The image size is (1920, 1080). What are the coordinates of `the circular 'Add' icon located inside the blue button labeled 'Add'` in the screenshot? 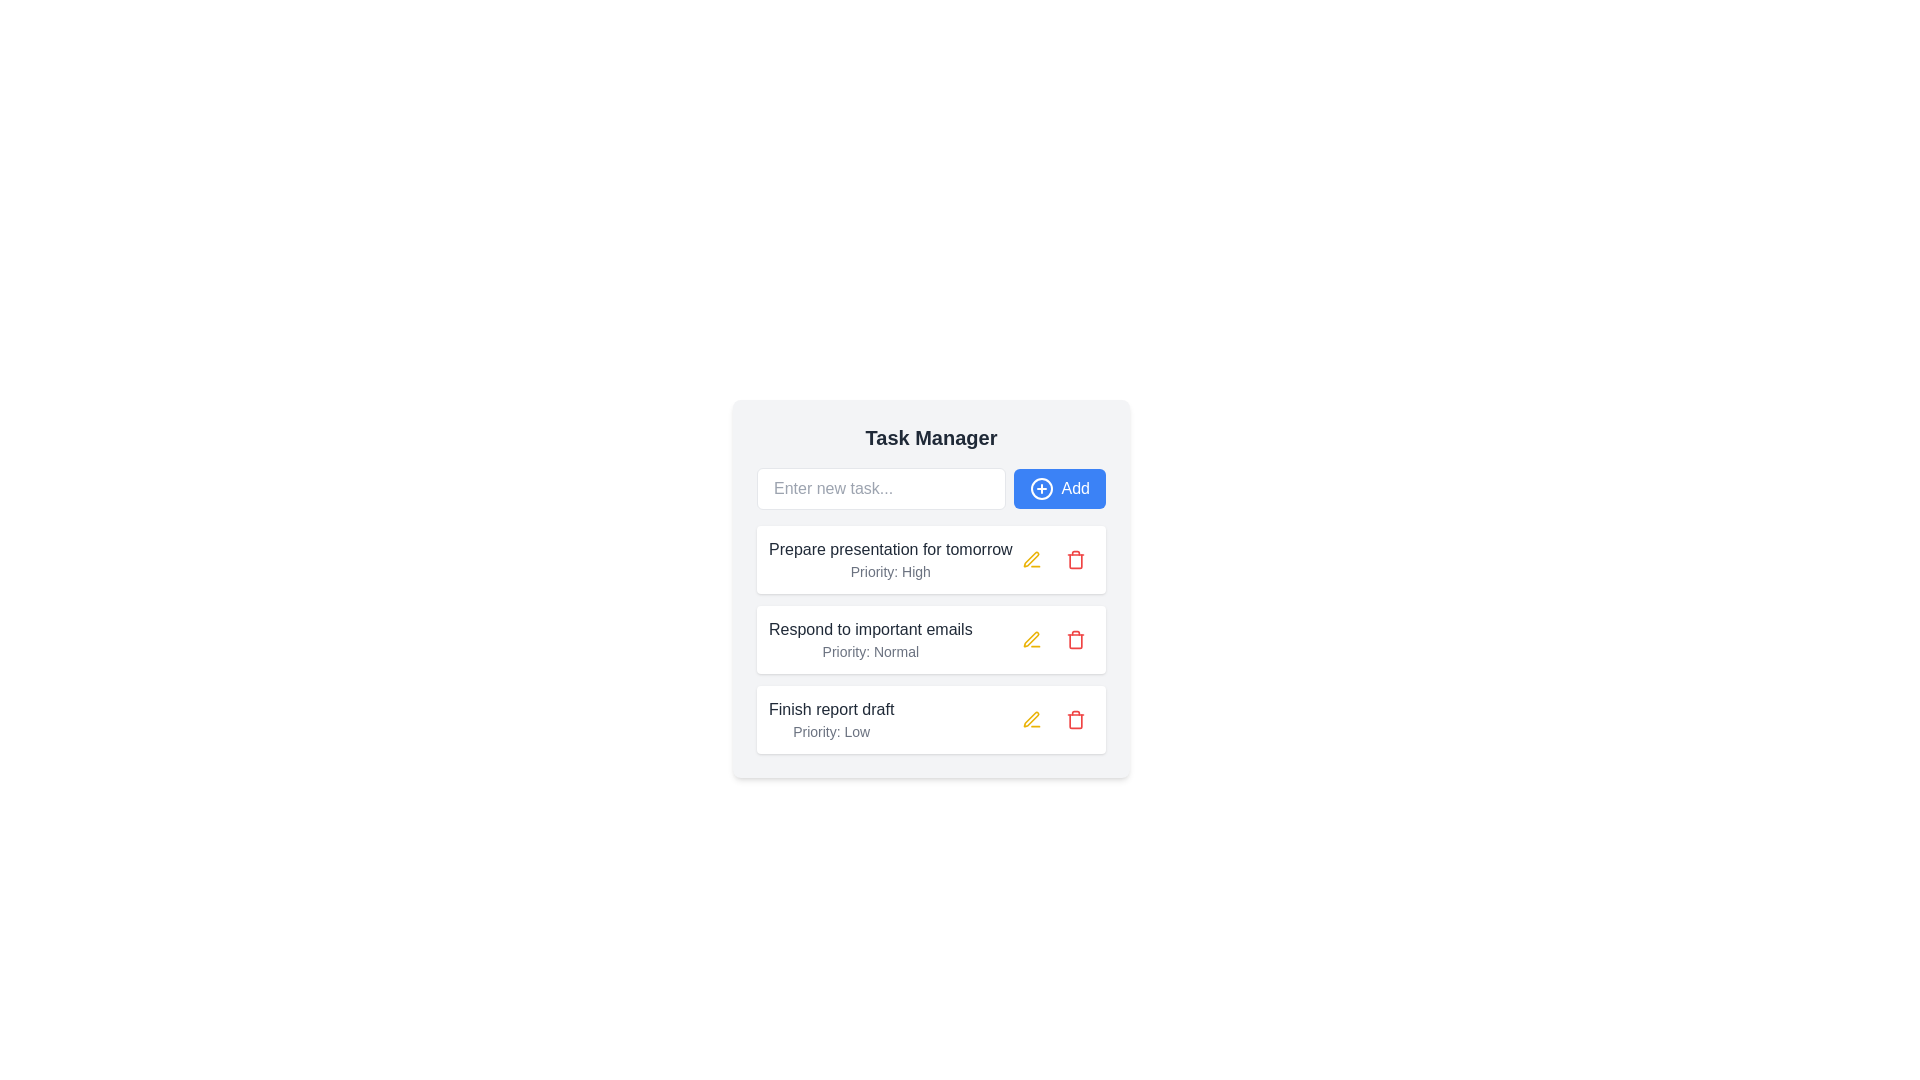 It's located at (1040, 489).